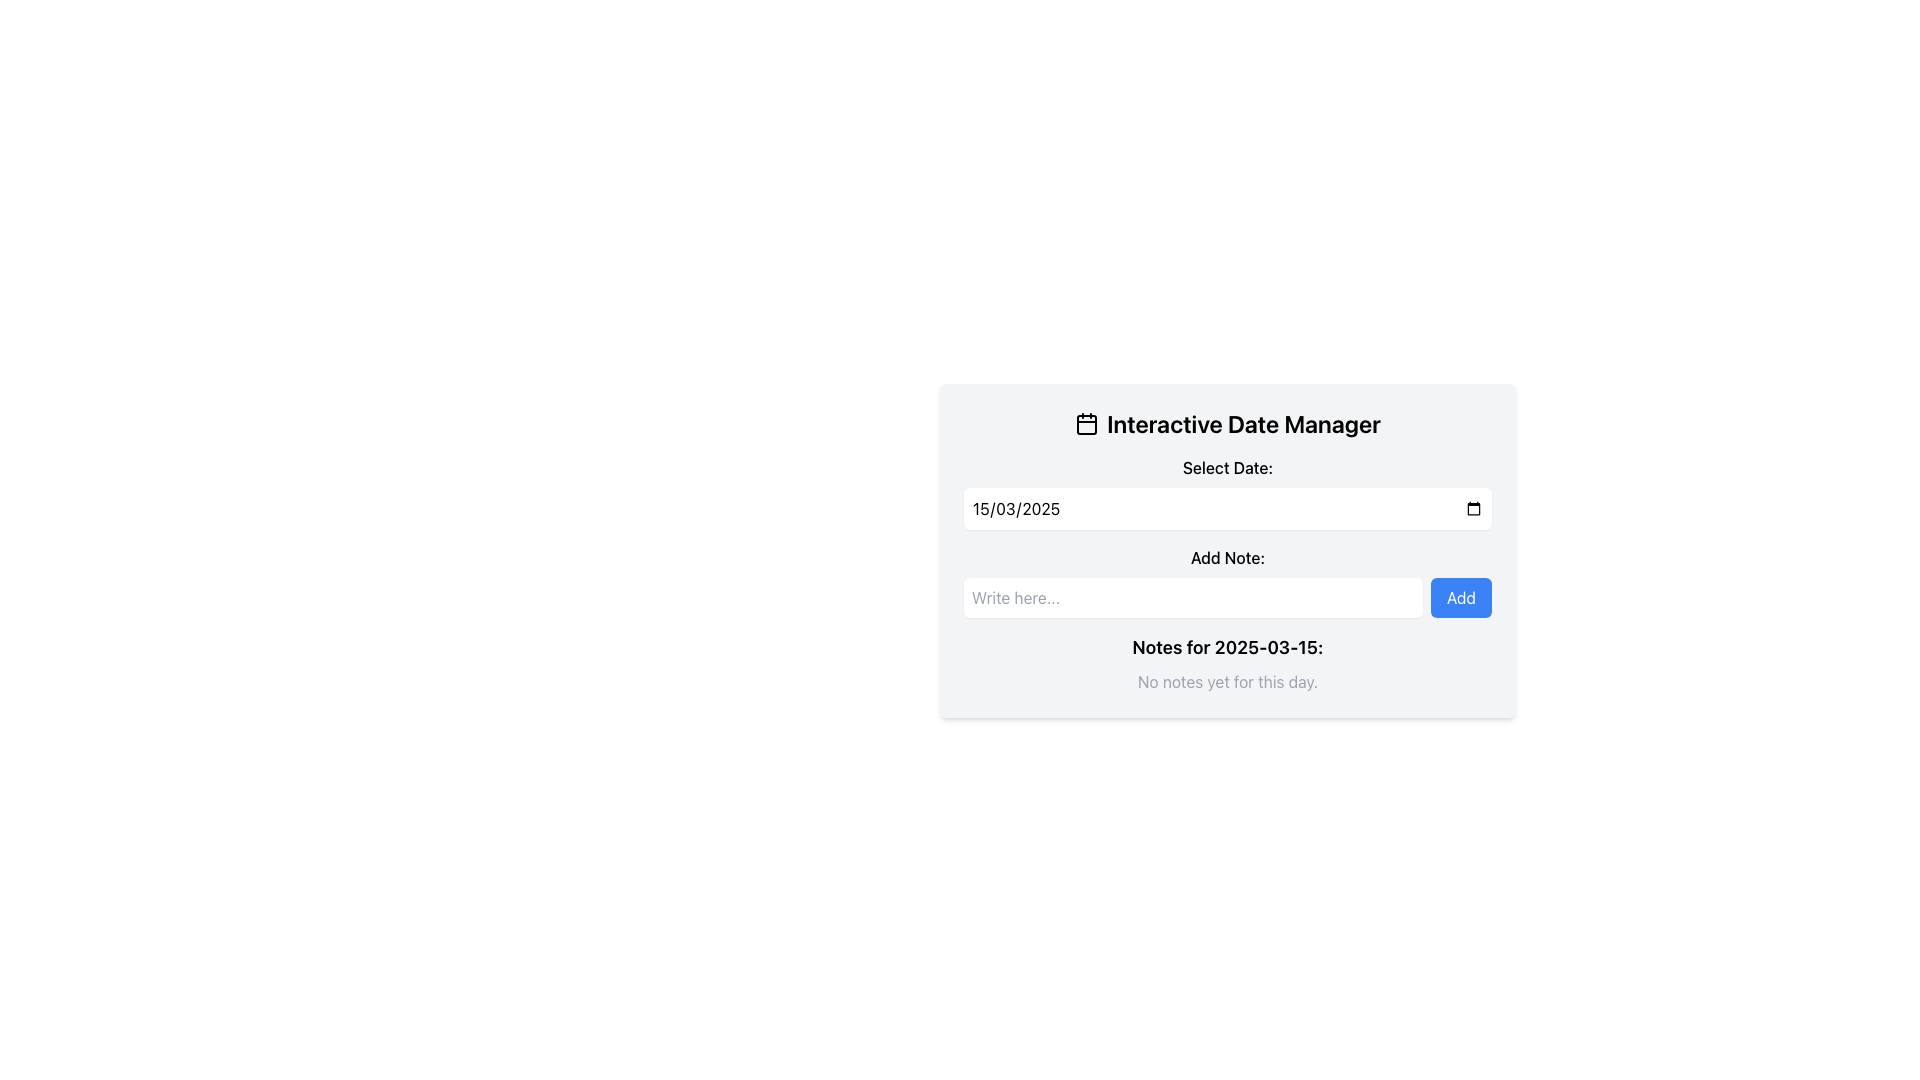 The height and width of the screenshot is (1080, 1920). Describe the element at coordinates (1227, 648) in the screenshot. I see `the title text element indicating the date 2025-03-15, which is located within the 'Interactive Date Manager' section and is positioned above the gray text 'No notes yet for this day.'` at that location.